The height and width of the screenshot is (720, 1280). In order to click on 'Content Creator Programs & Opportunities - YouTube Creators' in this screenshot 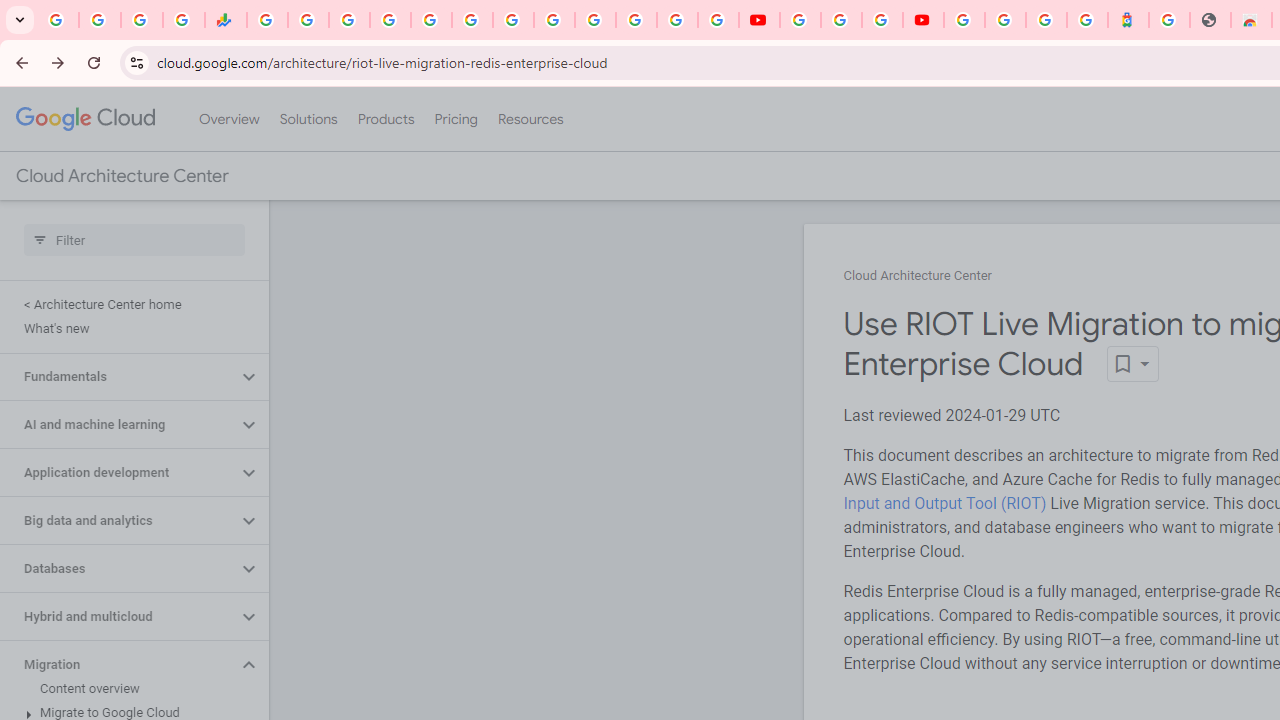, I will do `click(922, 20)`.